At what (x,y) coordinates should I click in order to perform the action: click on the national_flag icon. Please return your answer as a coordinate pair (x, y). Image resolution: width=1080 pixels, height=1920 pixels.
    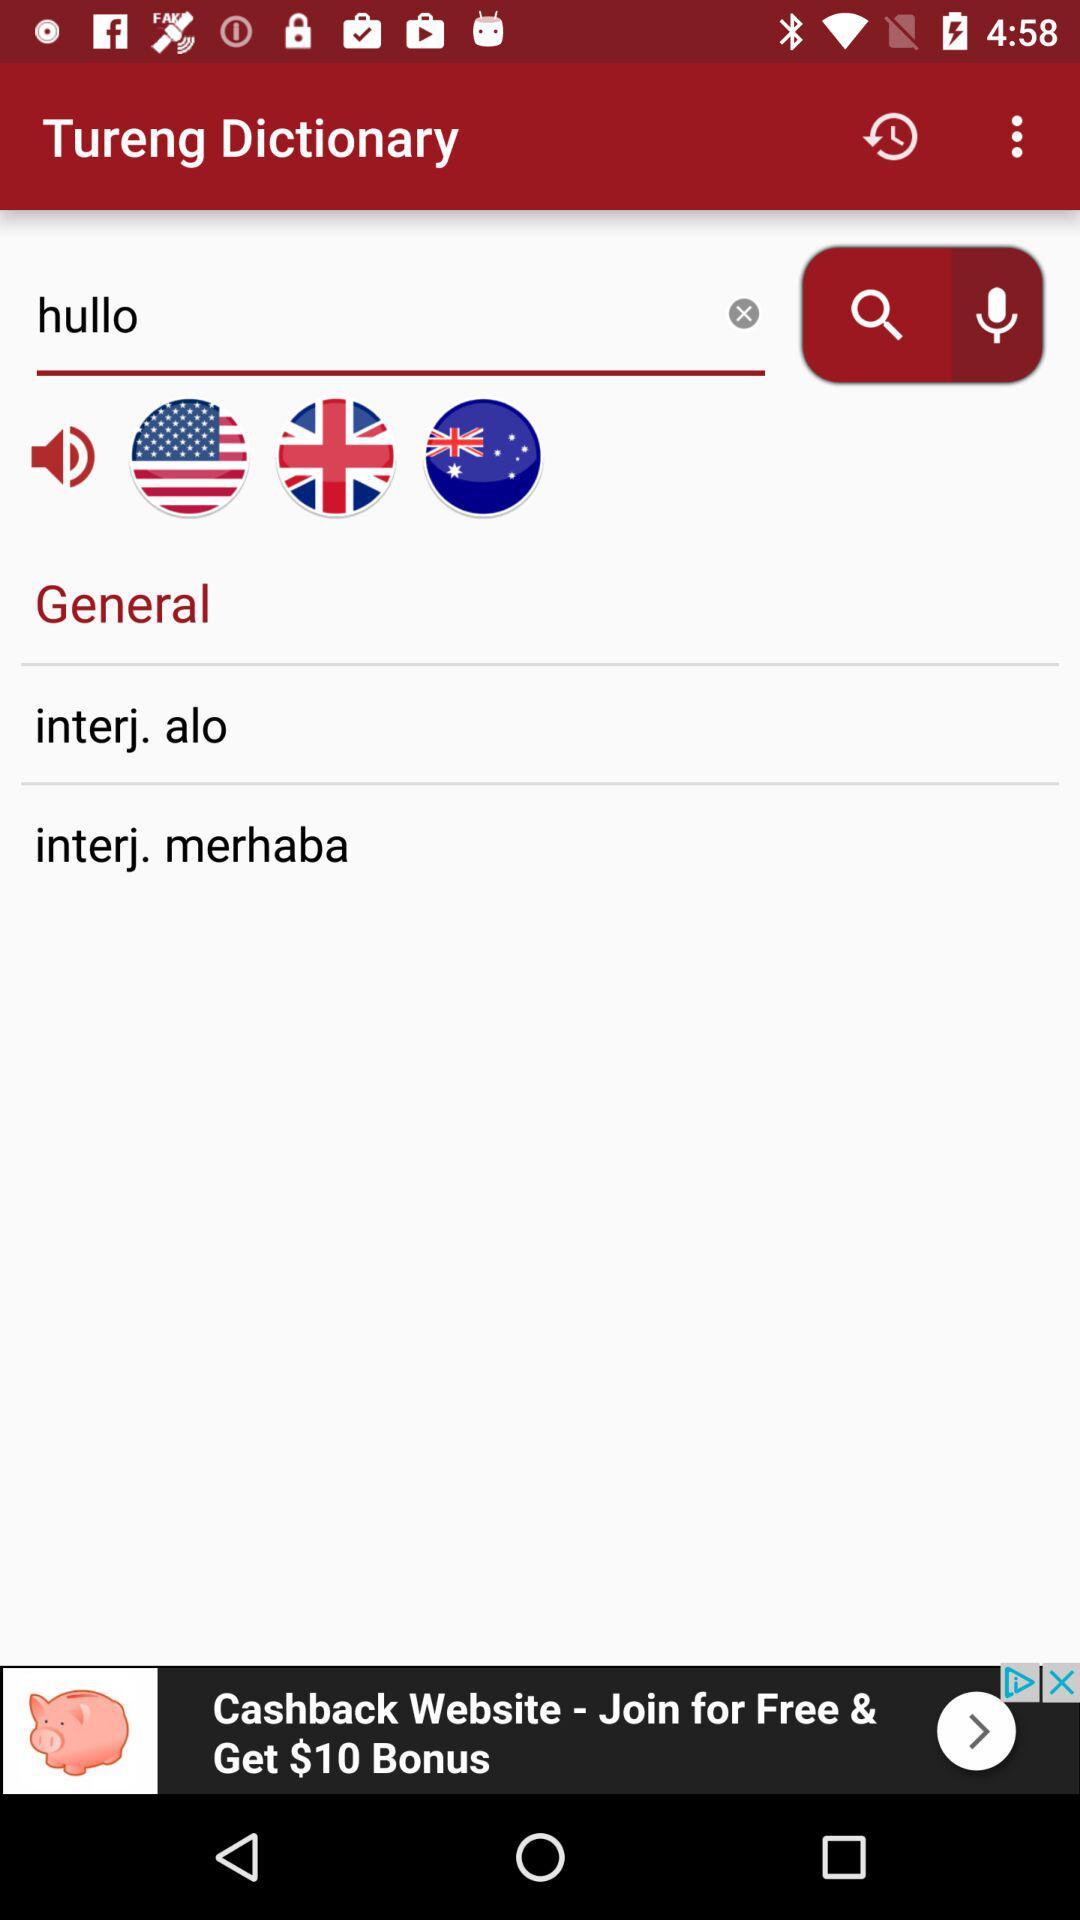
    Looking at the image, I should click on (334, 455).